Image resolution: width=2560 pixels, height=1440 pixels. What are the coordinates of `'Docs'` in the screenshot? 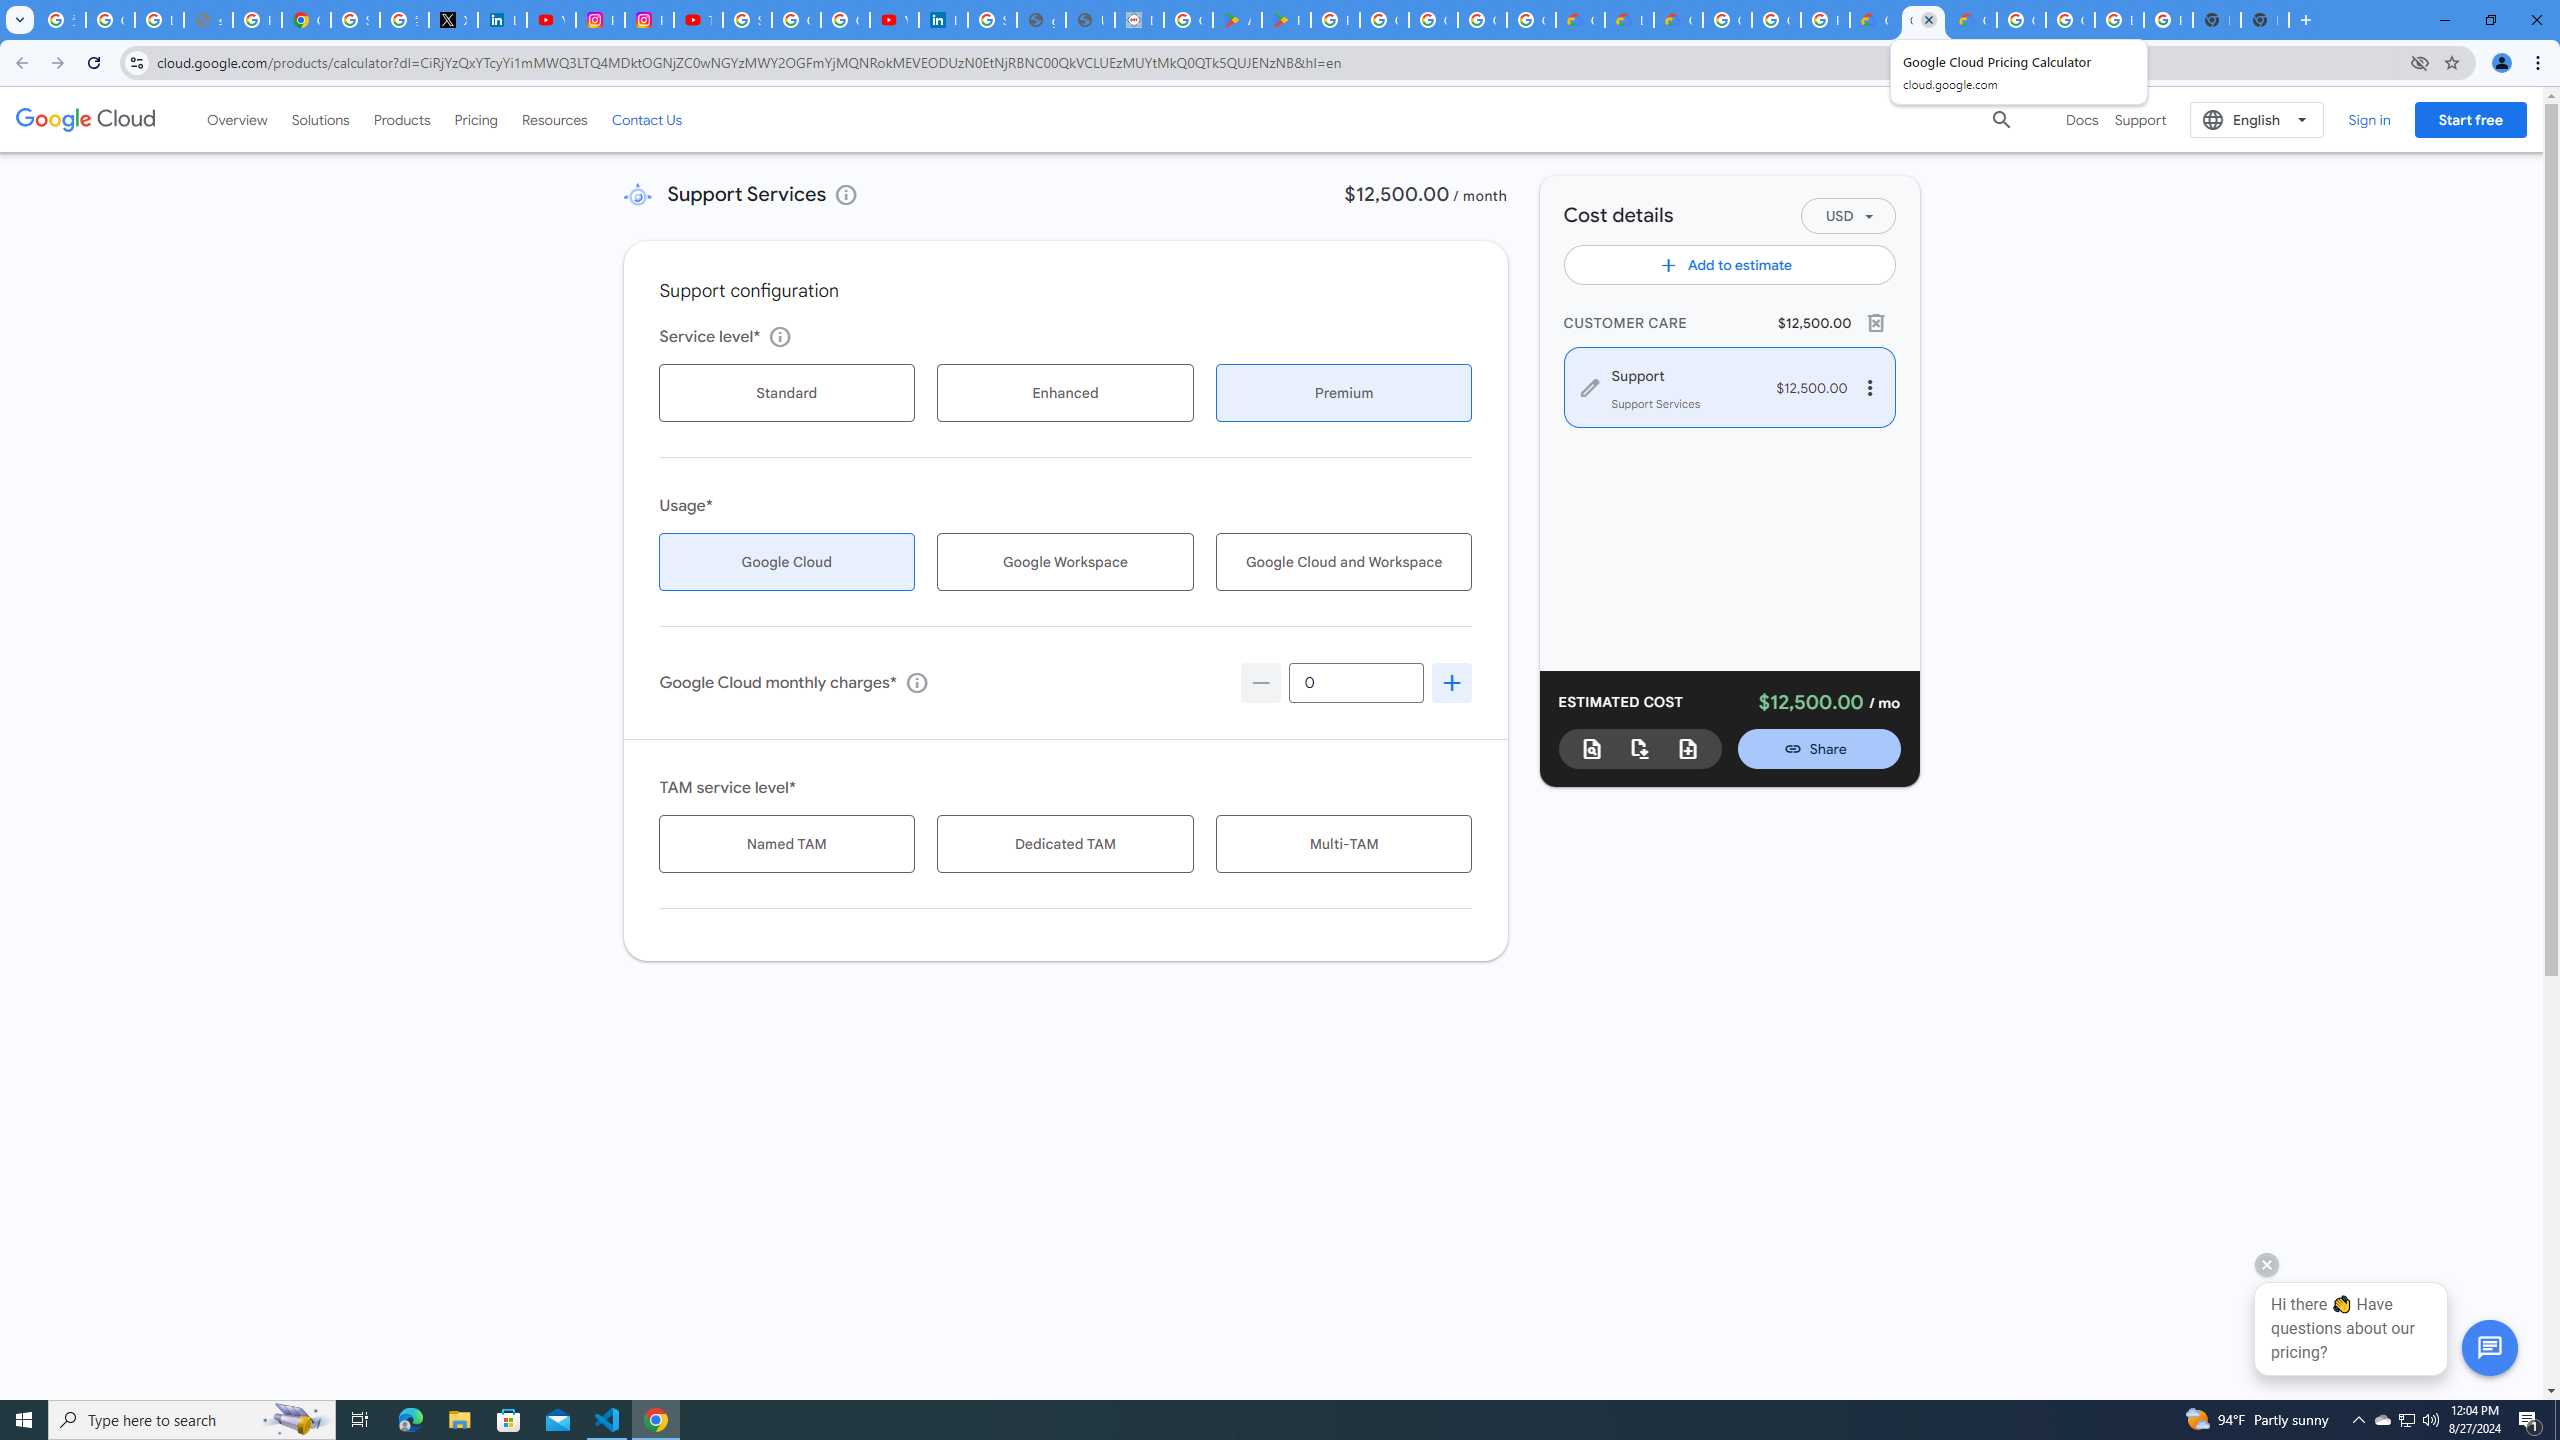 It's located at (2082, 118).